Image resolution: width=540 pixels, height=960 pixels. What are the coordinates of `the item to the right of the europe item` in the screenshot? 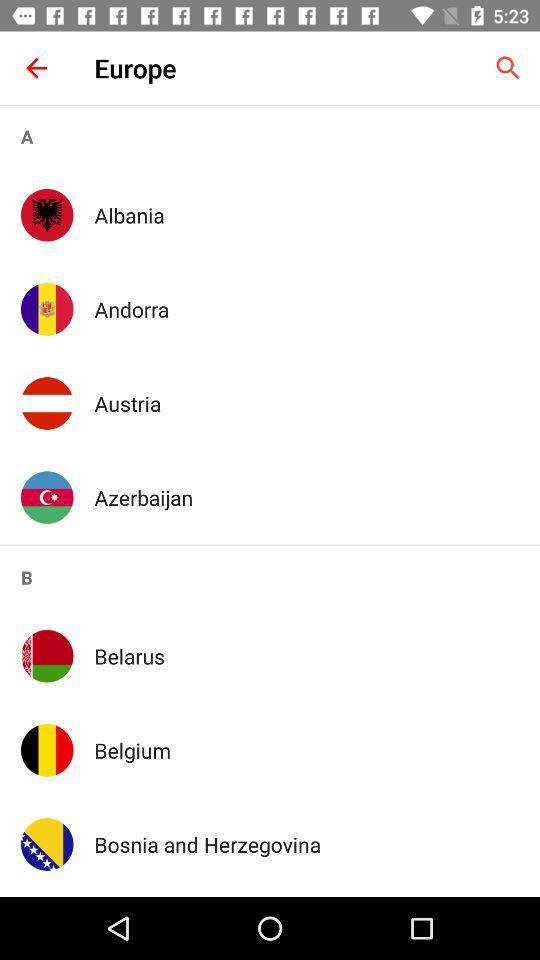 It's located at (508, 68).